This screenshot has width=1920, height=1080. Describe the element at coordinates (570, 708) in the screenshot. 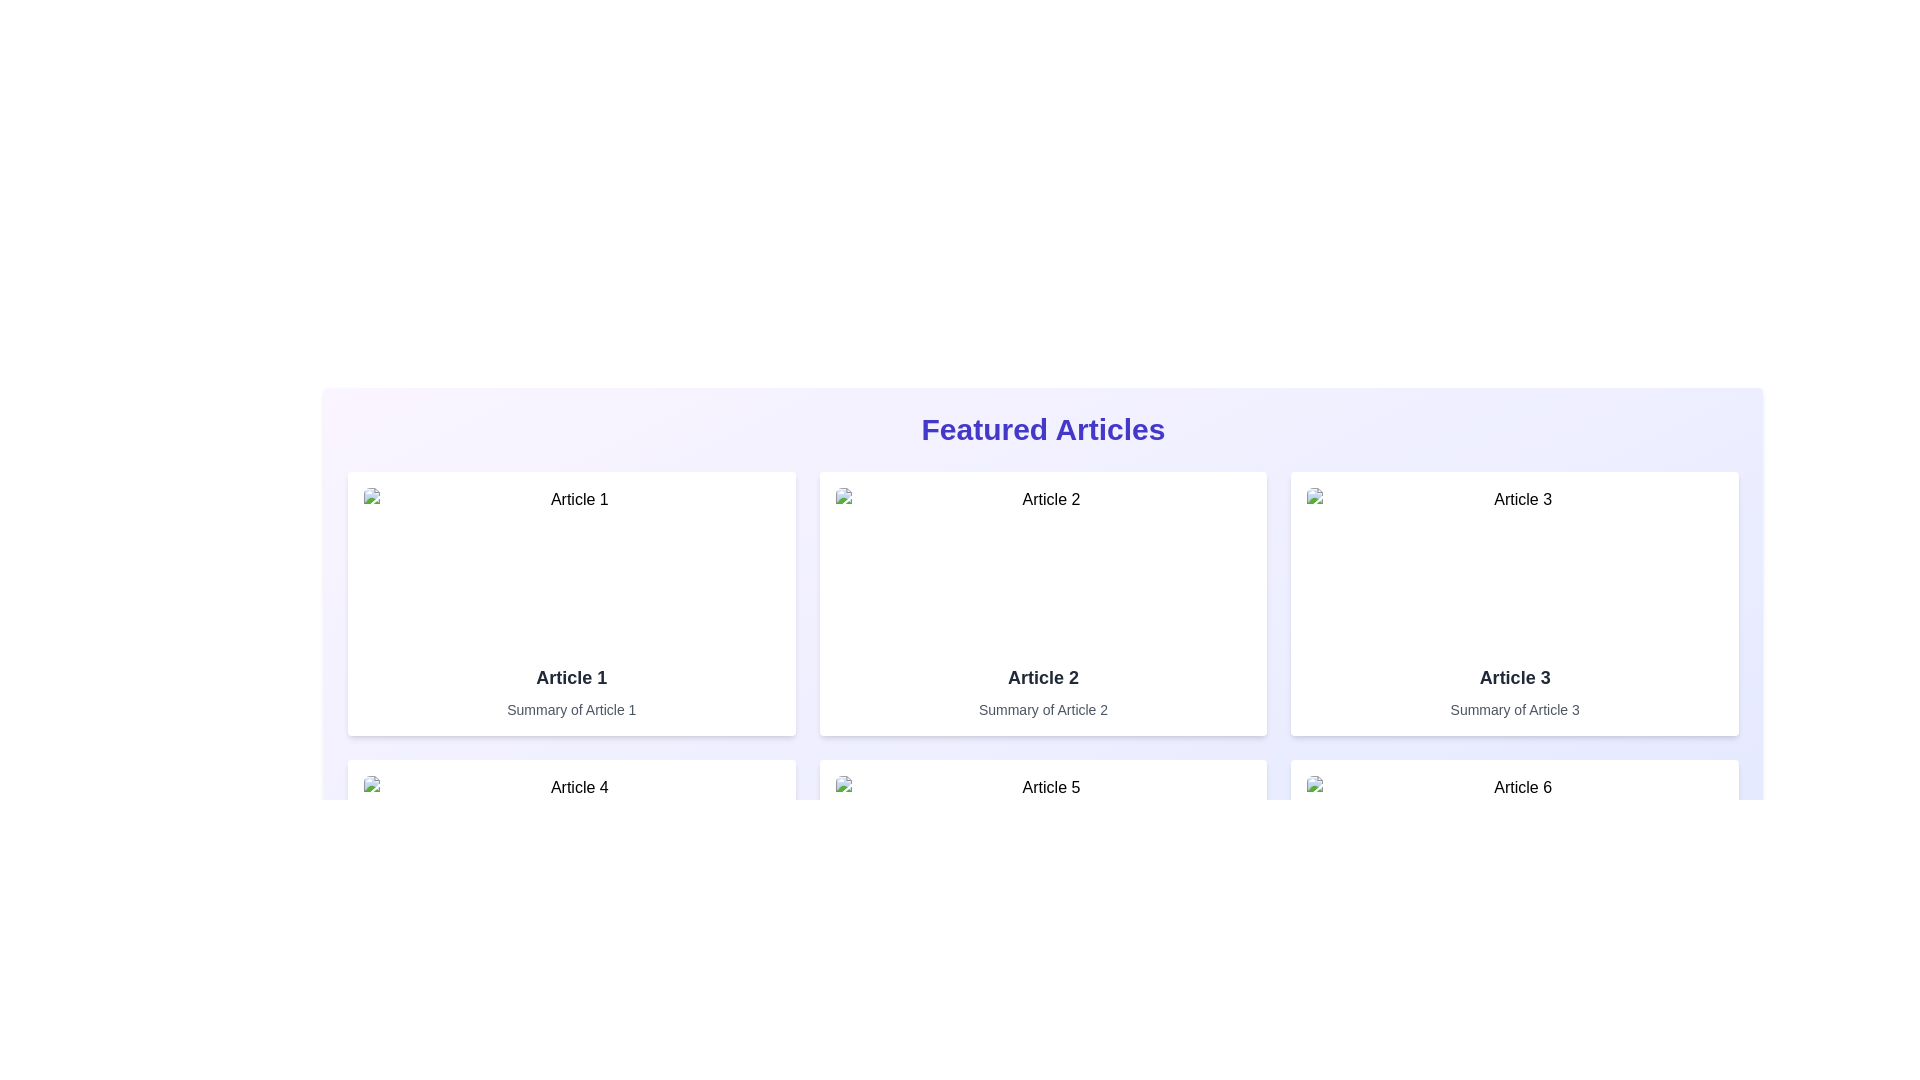

I see `the text label displaying 'Summary of Article 1', which is positioned below the bold header 'Article 1' within a white card` at that location.